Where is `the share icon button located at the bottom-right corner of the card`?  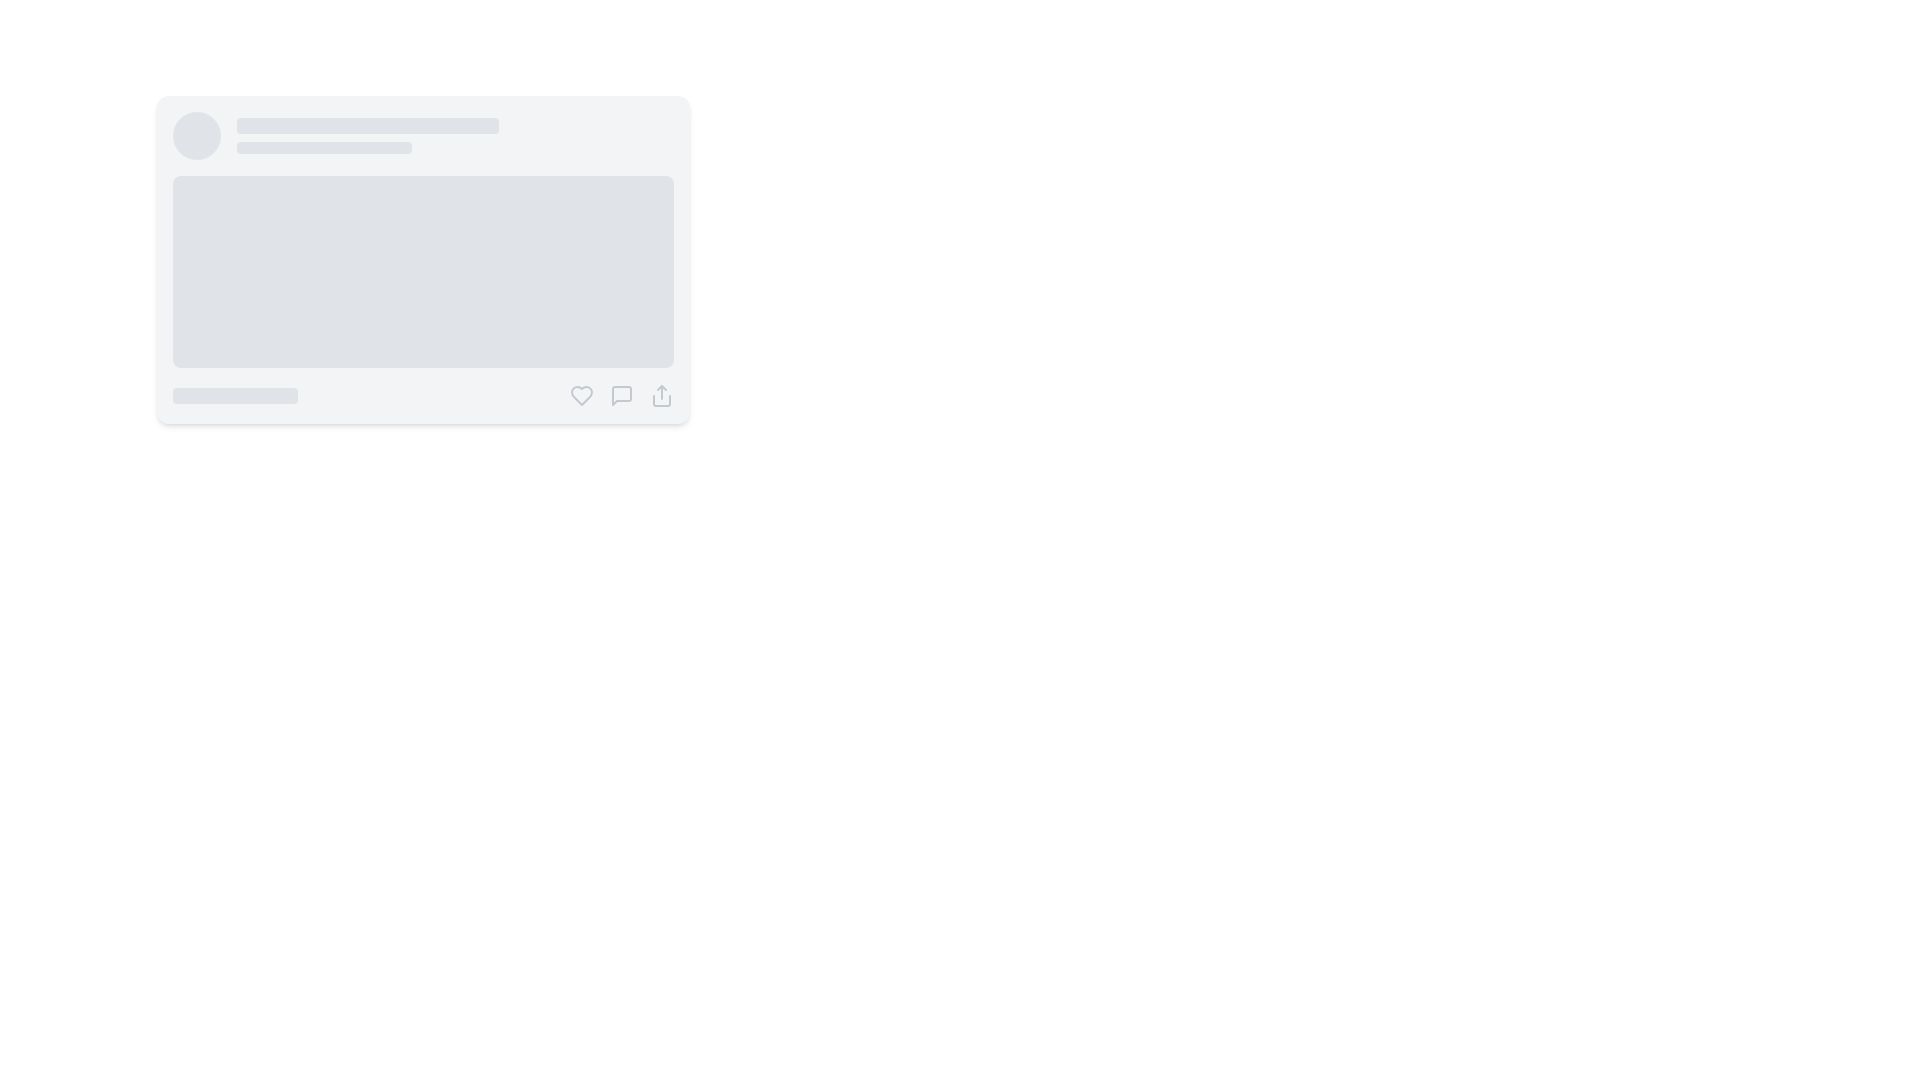 the share icon button located at the bottom-right corner of the card is located at coordinates (662, 396).